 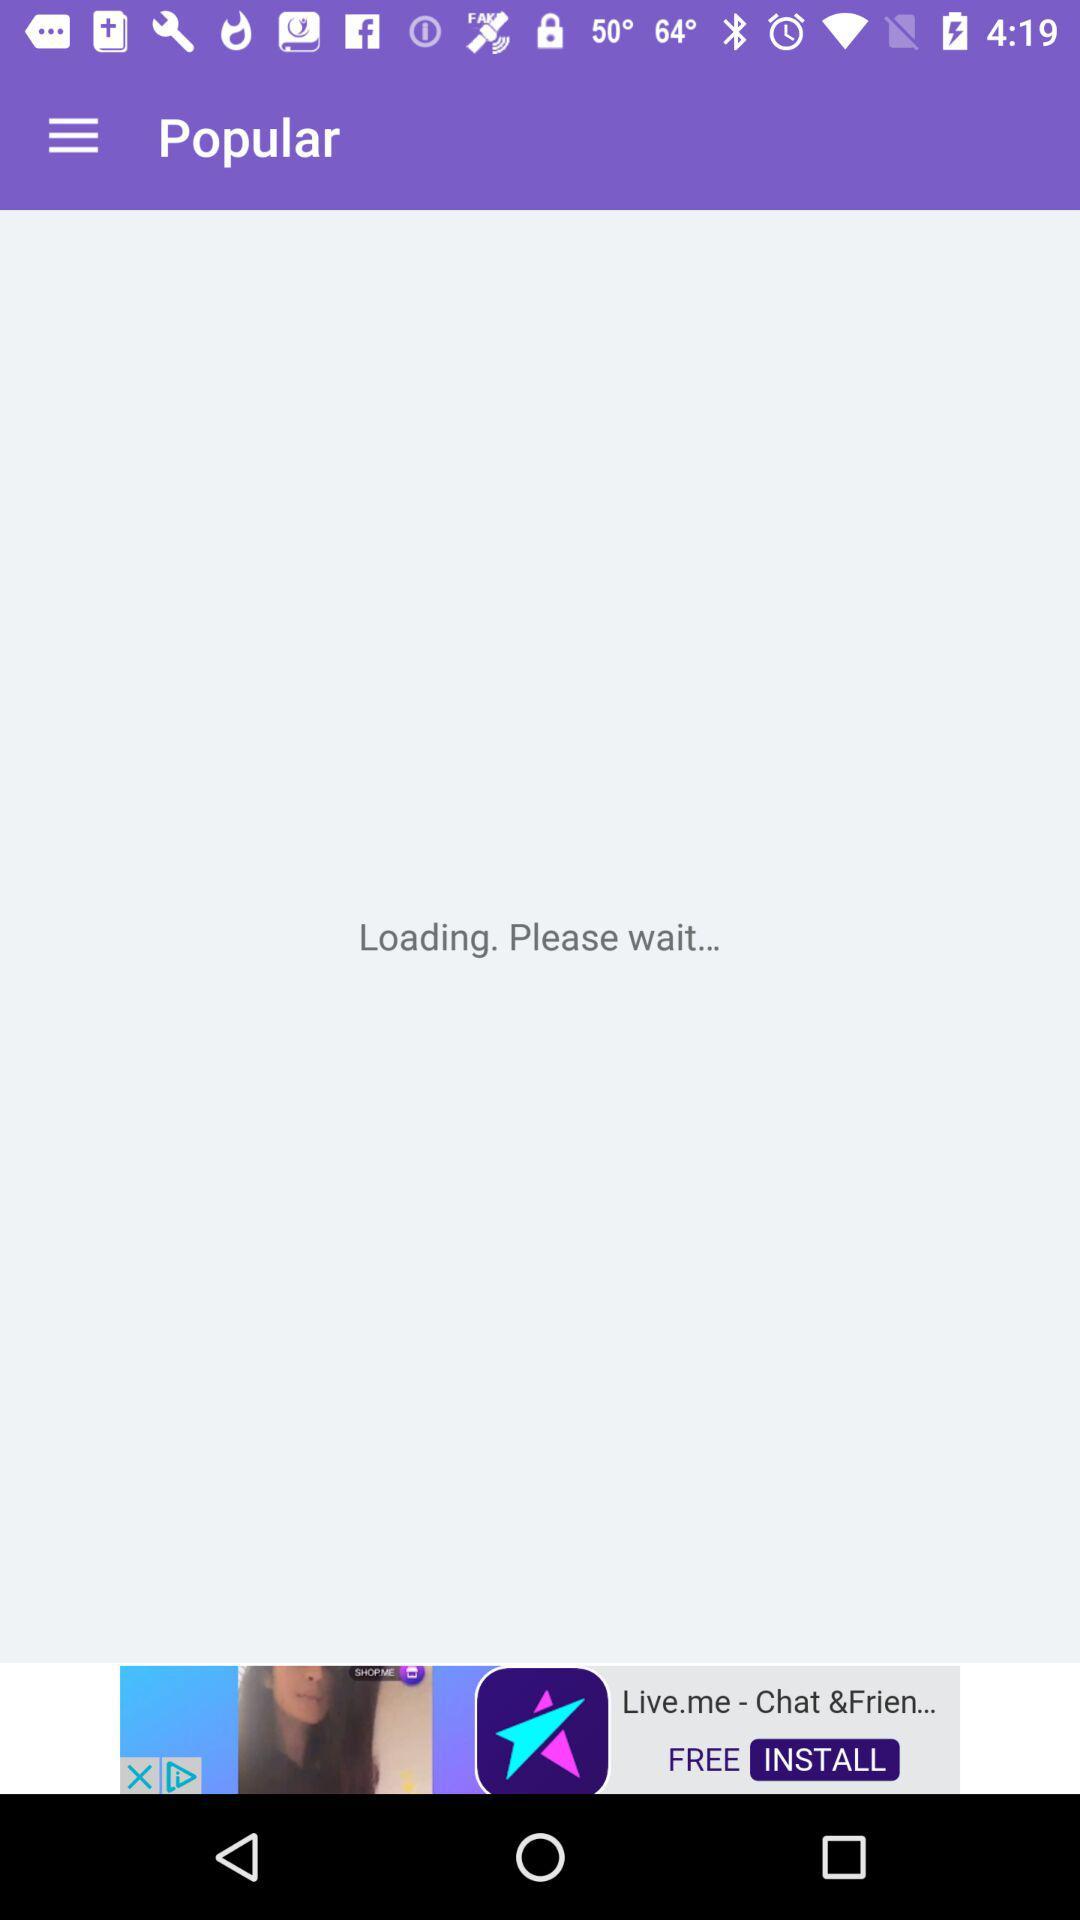 What do you see at coordinates (540, 935) in the screenshot?
I see `click open` at bounding box center [540, 935].